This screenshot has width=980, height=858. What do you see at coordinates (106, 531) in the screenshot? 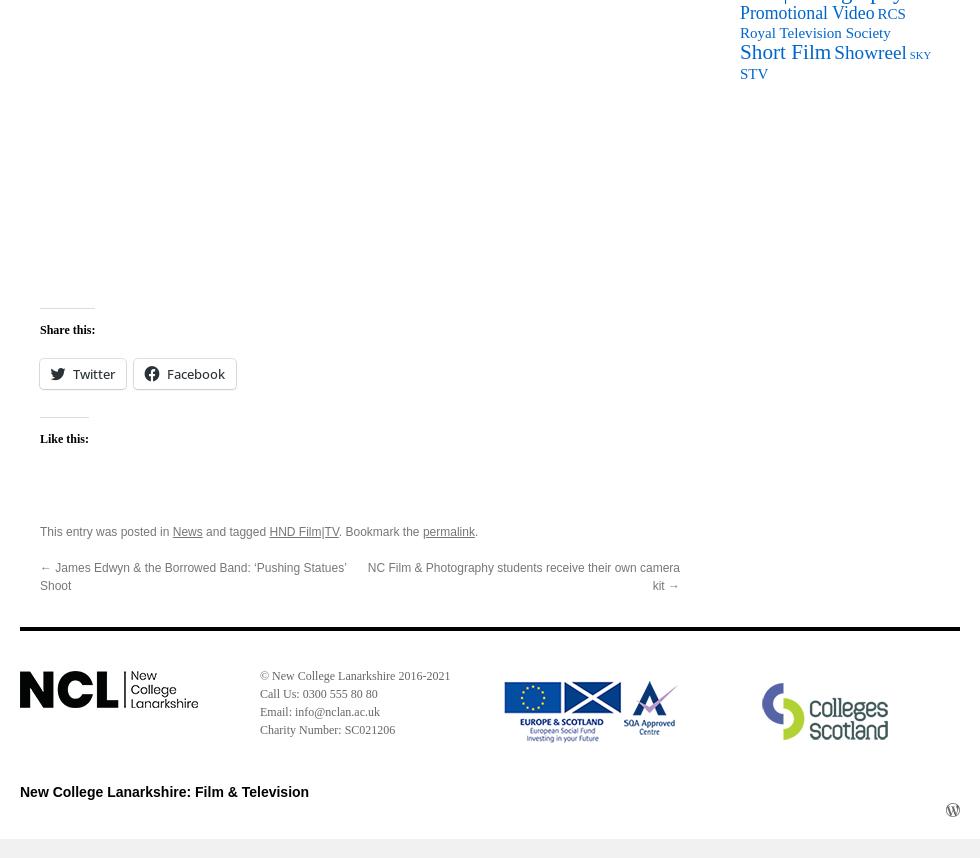
I see `'This entry was posted in'` at bounding box center [106, 531].